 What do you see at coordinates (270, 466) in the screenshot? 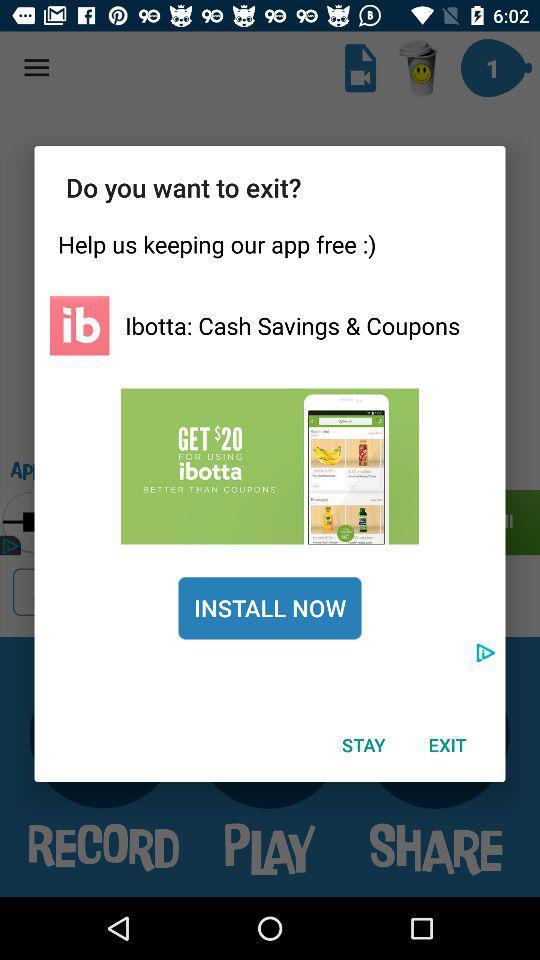
I see `open app page` at bounding box center [270, 466].